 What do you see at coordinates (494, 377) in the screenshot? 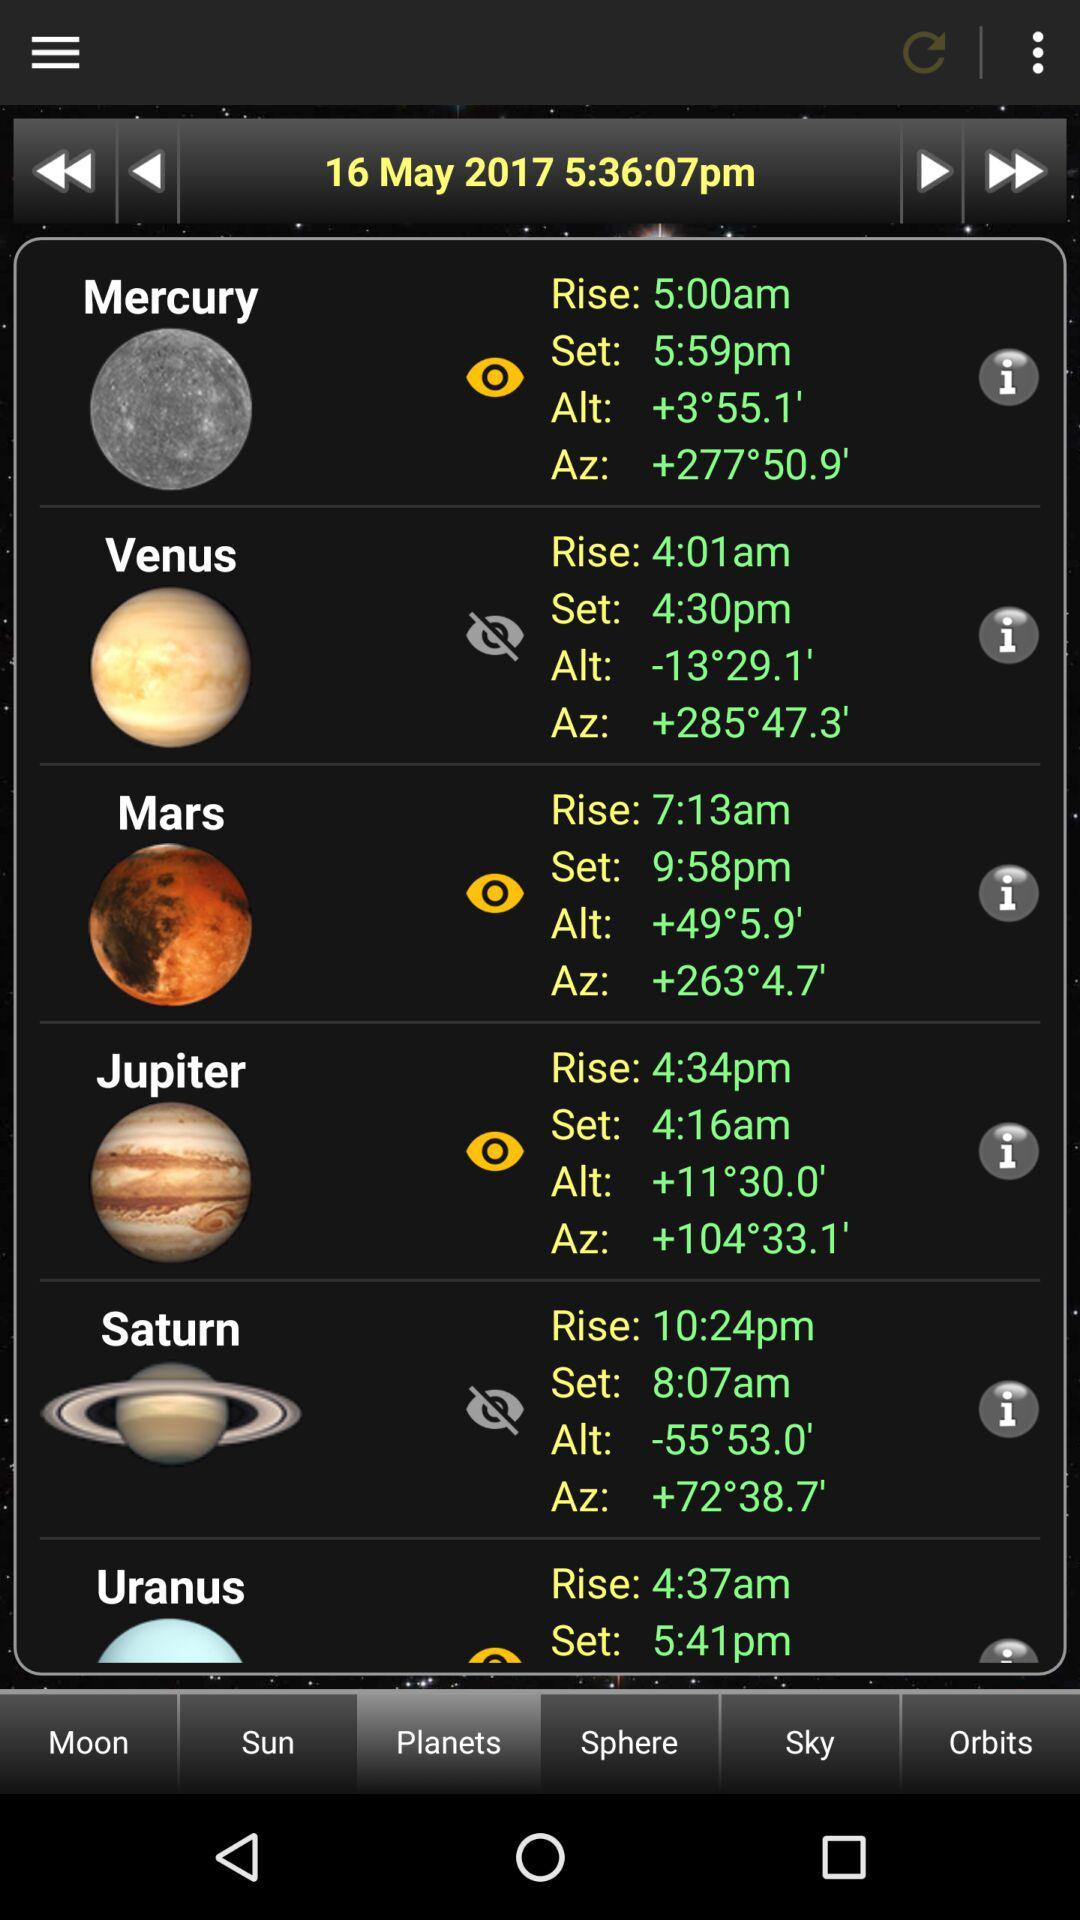
I see `visibility` at bounding box center [494, 377].